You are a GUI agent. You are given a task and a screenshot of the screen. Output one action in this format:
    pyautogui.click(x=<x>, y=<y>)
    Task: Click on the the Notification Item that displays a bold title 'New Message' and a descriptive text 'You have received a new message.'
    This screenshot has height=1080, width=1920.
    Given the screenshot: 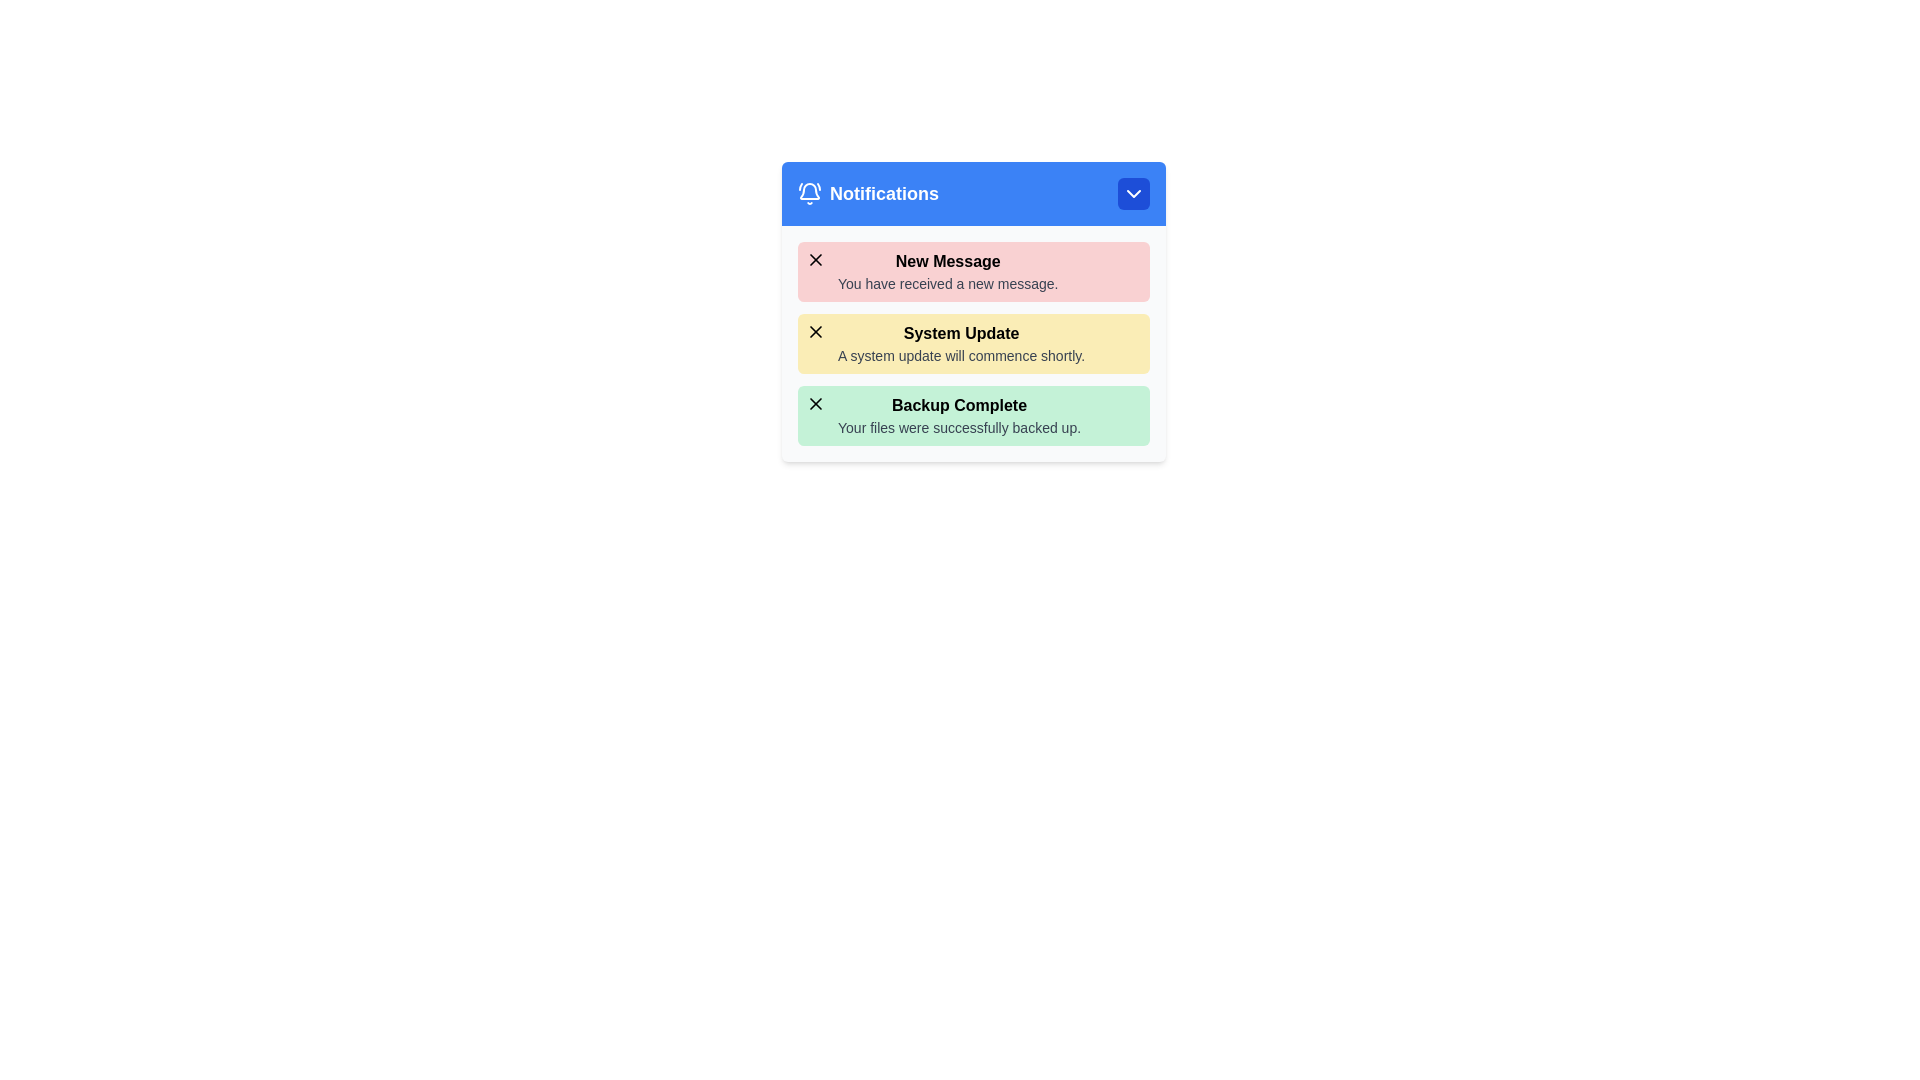 What is the action you would take?
    pyautogui.click(x=947, y=272)
    